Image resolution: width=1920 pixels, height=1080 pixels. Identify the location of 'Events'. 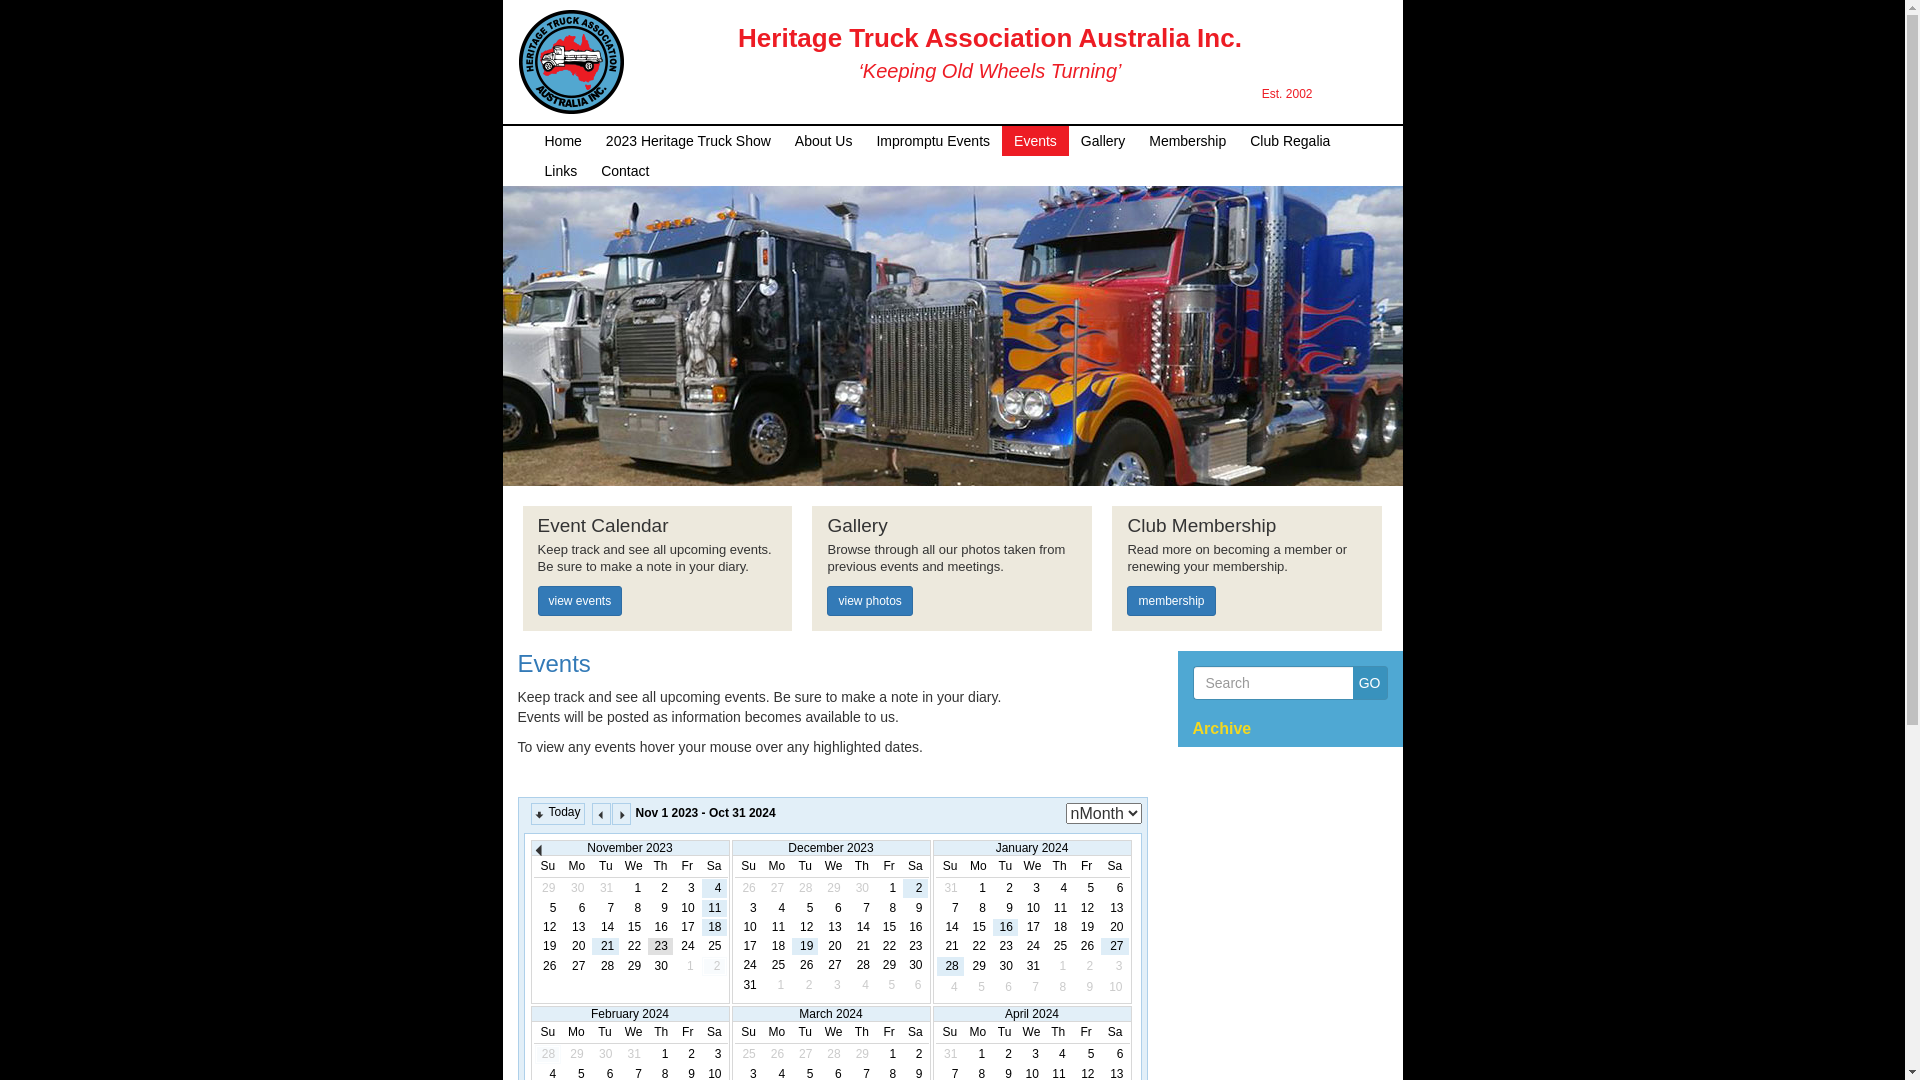
(518, 663).